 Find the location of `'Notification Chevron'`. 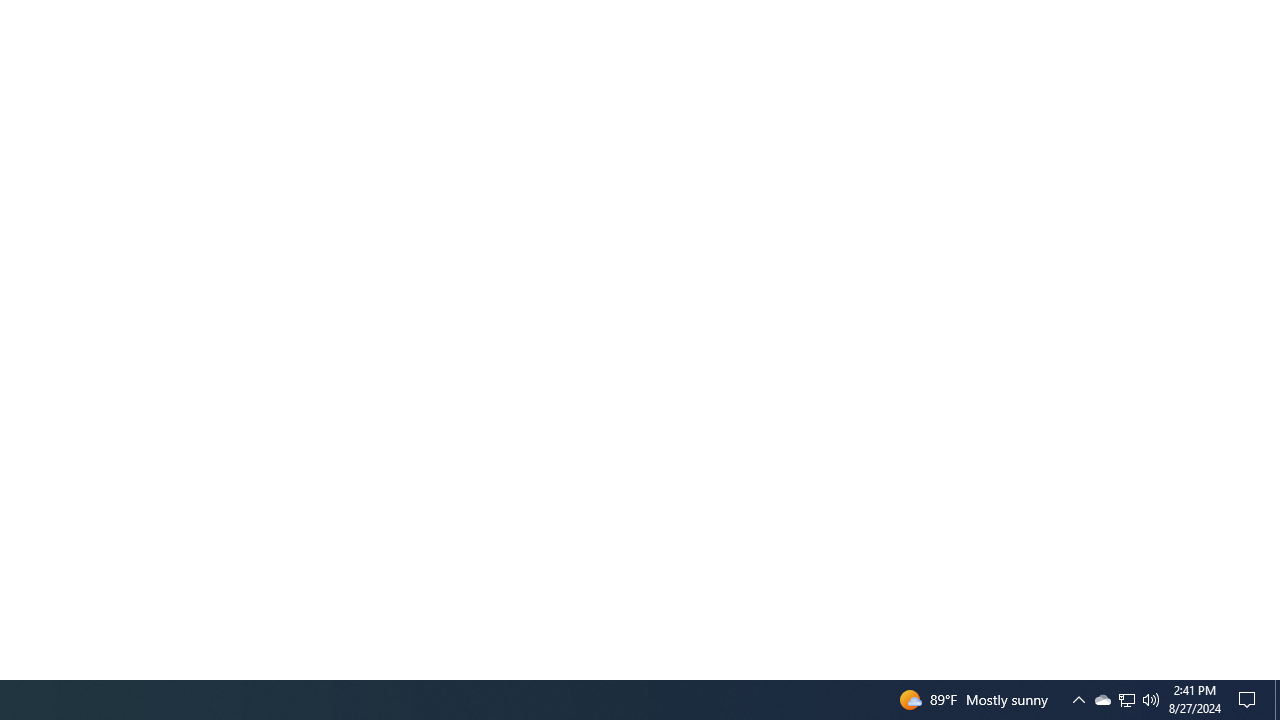

'Notification Chevron' is located at coordinates (1101, 698).